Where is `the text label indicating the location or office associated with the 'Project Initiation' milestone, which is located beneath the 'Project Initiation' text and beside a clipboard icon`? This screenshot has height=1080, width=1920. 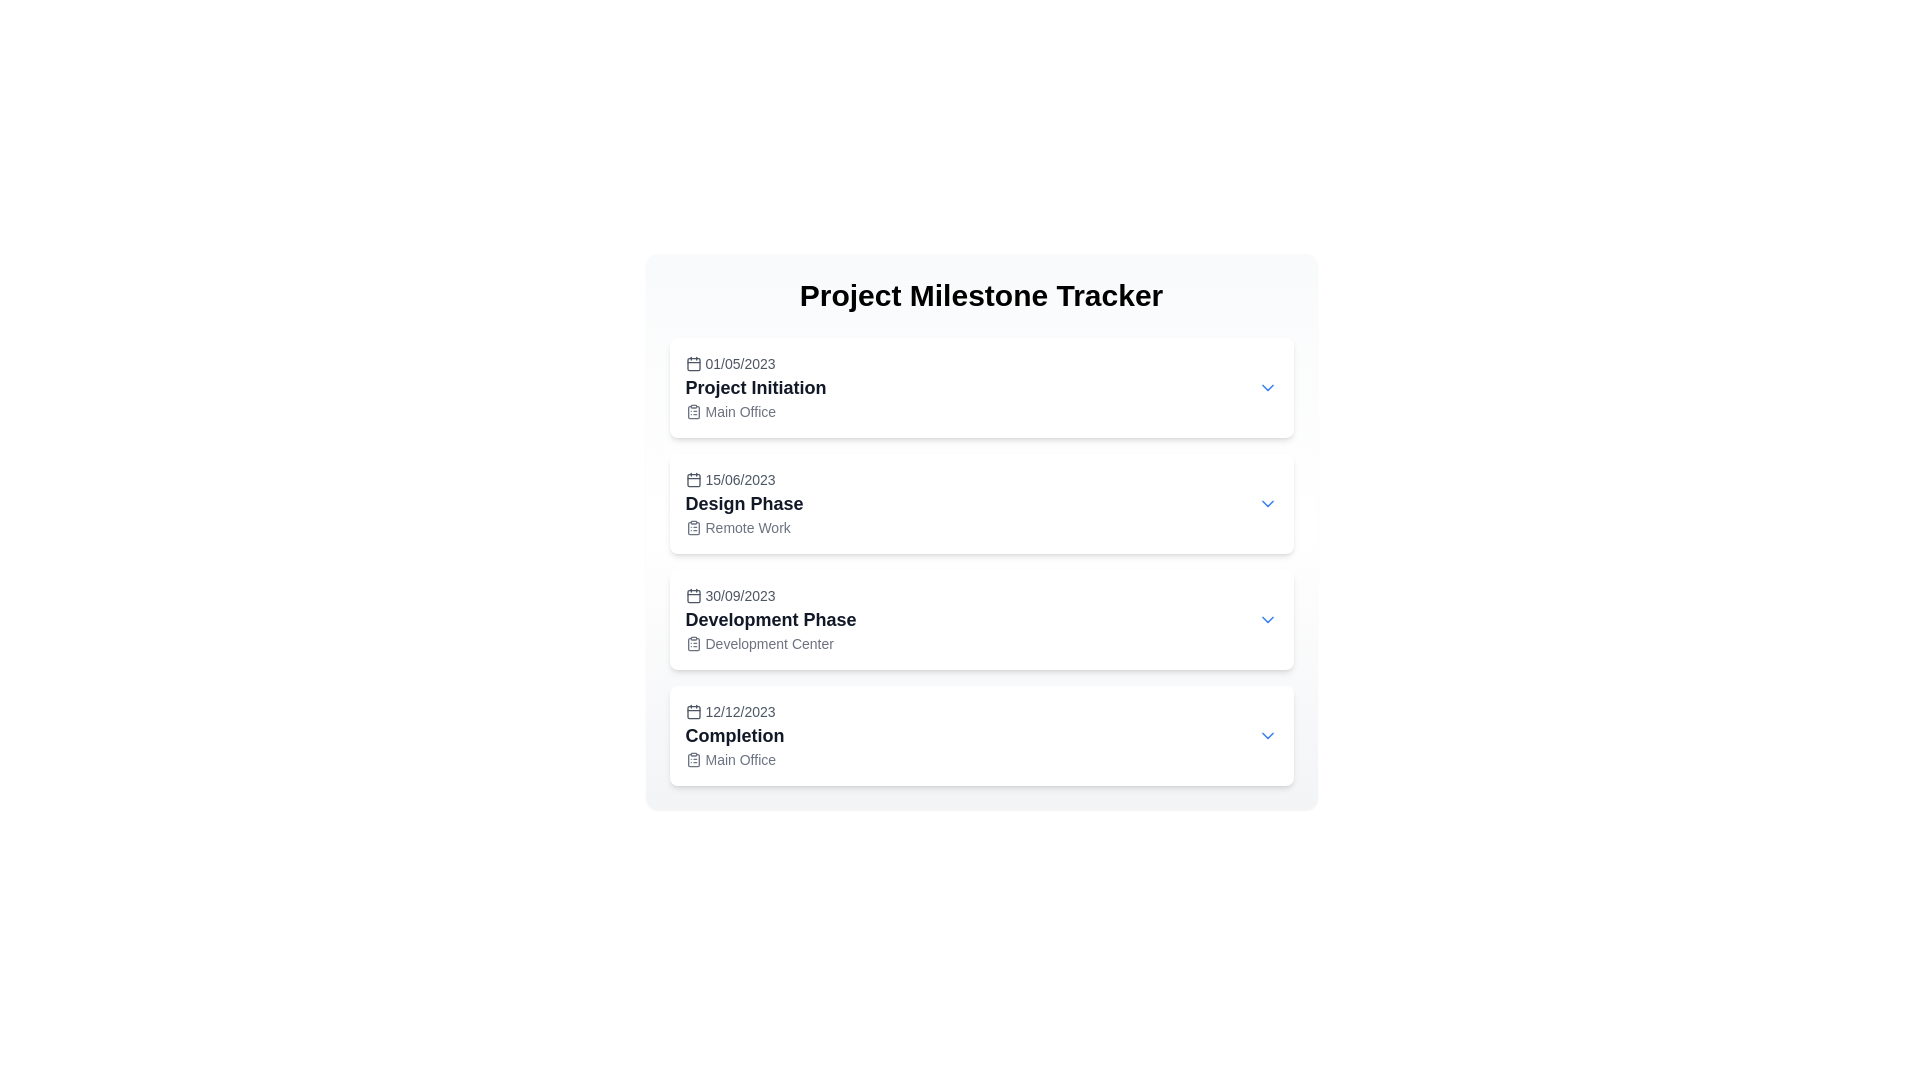
the text label indicating the location or office associated with the 'Project Initiation' milestone, which is located beneath the 'Project Initiation' text and beside a clipboard icon is located at coordinates (755, 411).